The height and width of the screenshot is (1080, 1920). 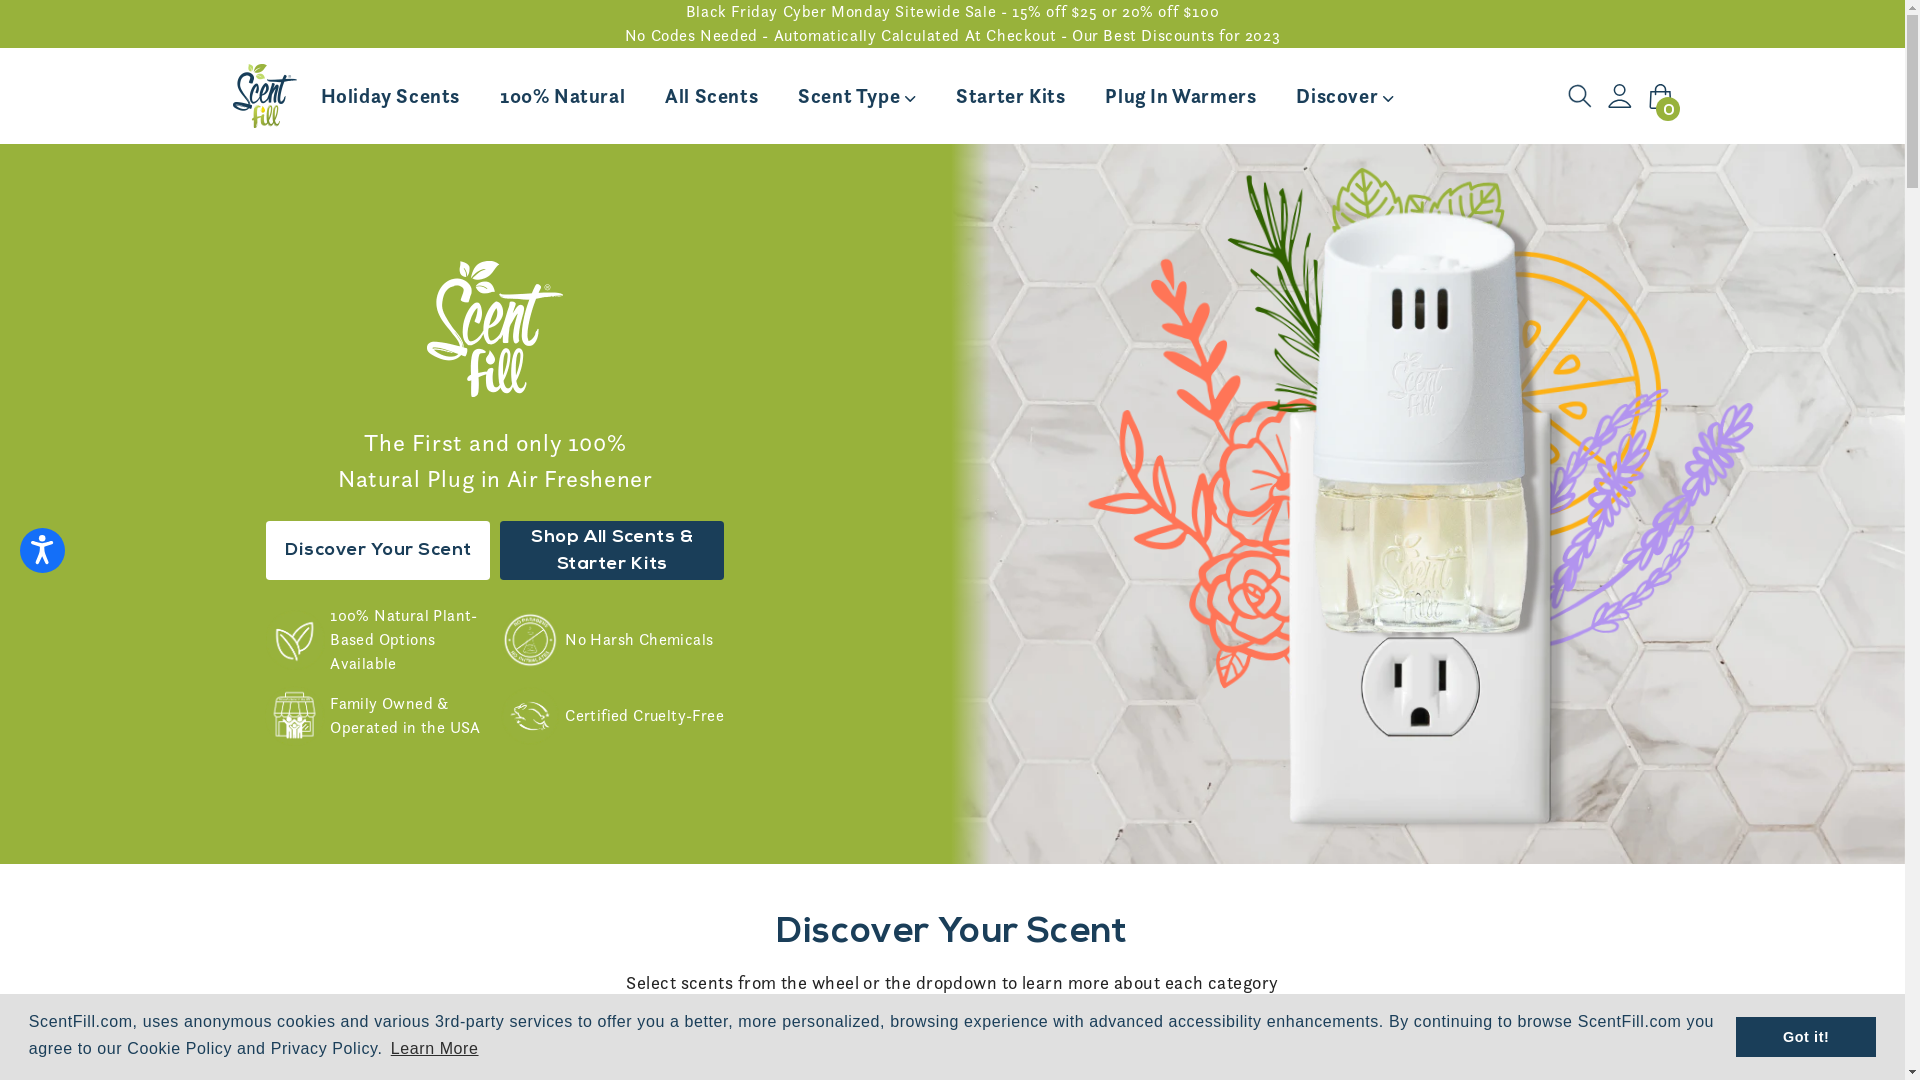 What do you see at coordinates (1735, 1036) in the screenshot?
I see `'Got it!'` at bounding box center [1735, 1036].